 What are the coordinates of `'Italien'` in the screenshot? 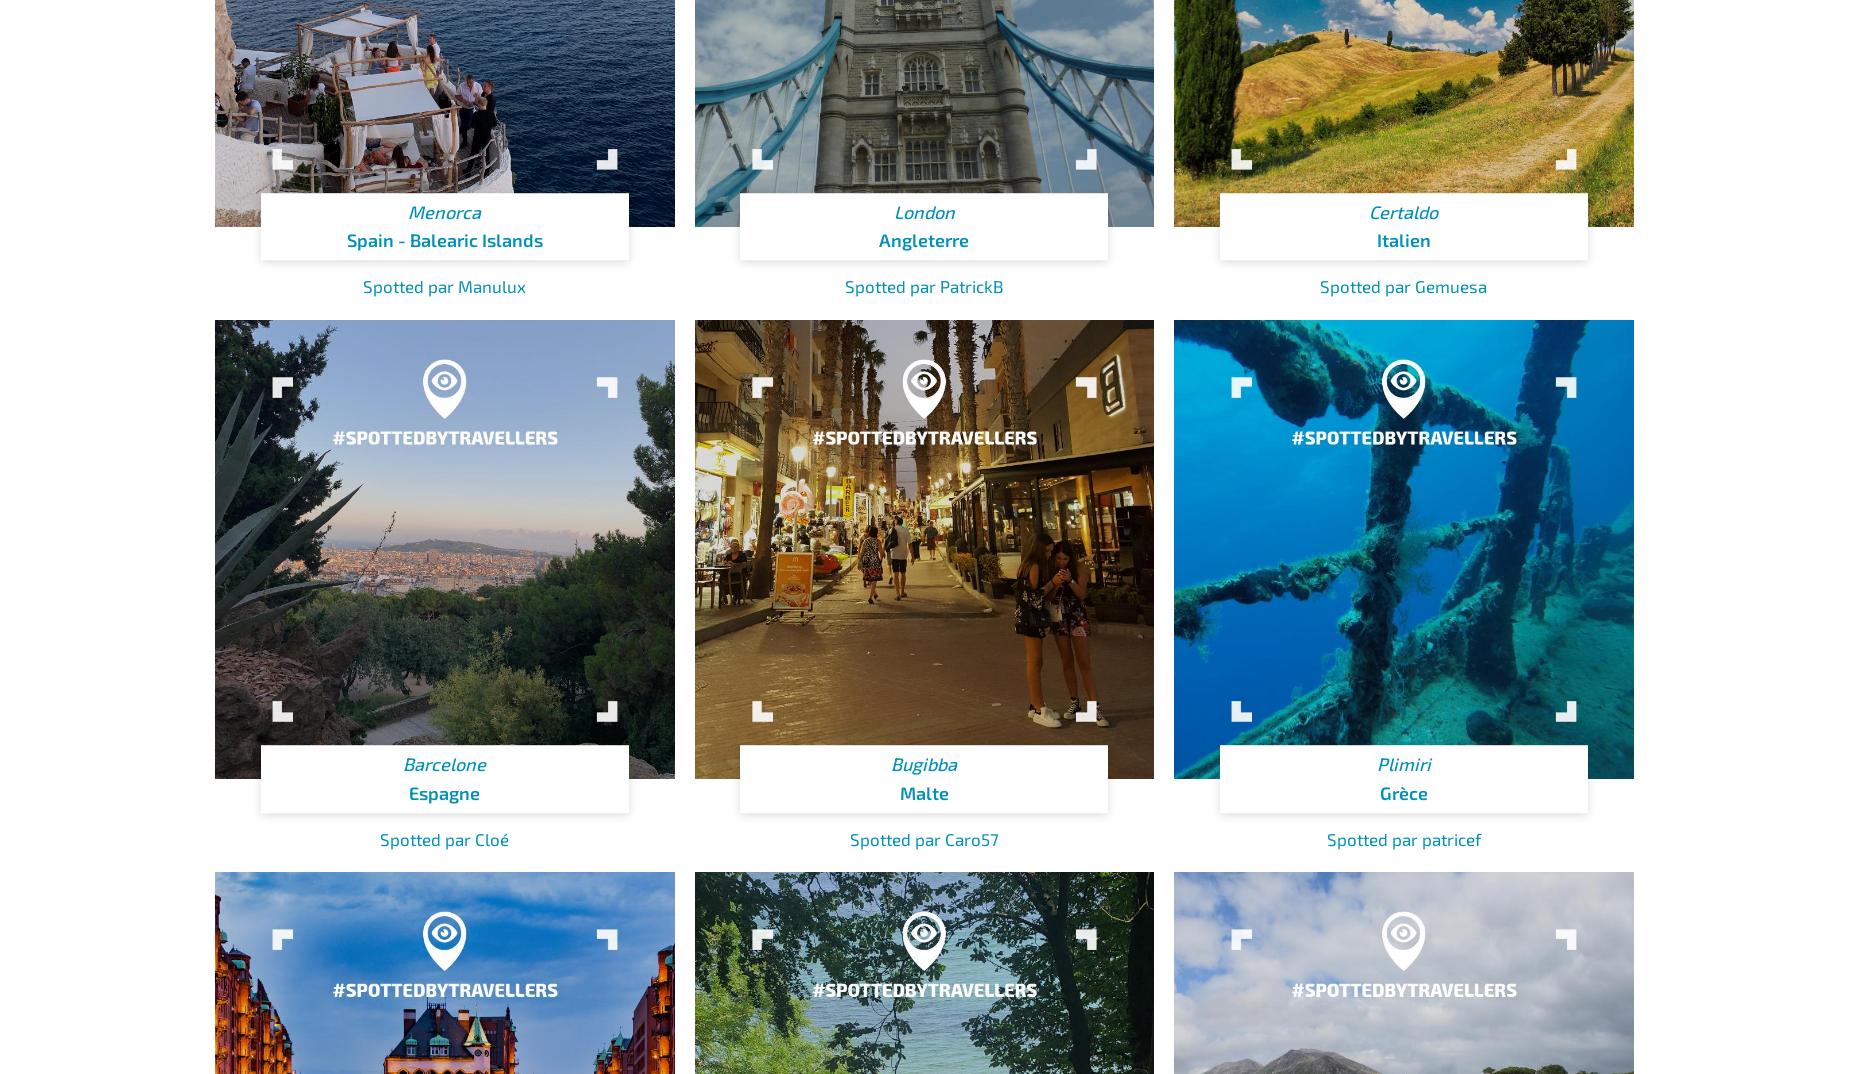 It's located at (1403, 239).